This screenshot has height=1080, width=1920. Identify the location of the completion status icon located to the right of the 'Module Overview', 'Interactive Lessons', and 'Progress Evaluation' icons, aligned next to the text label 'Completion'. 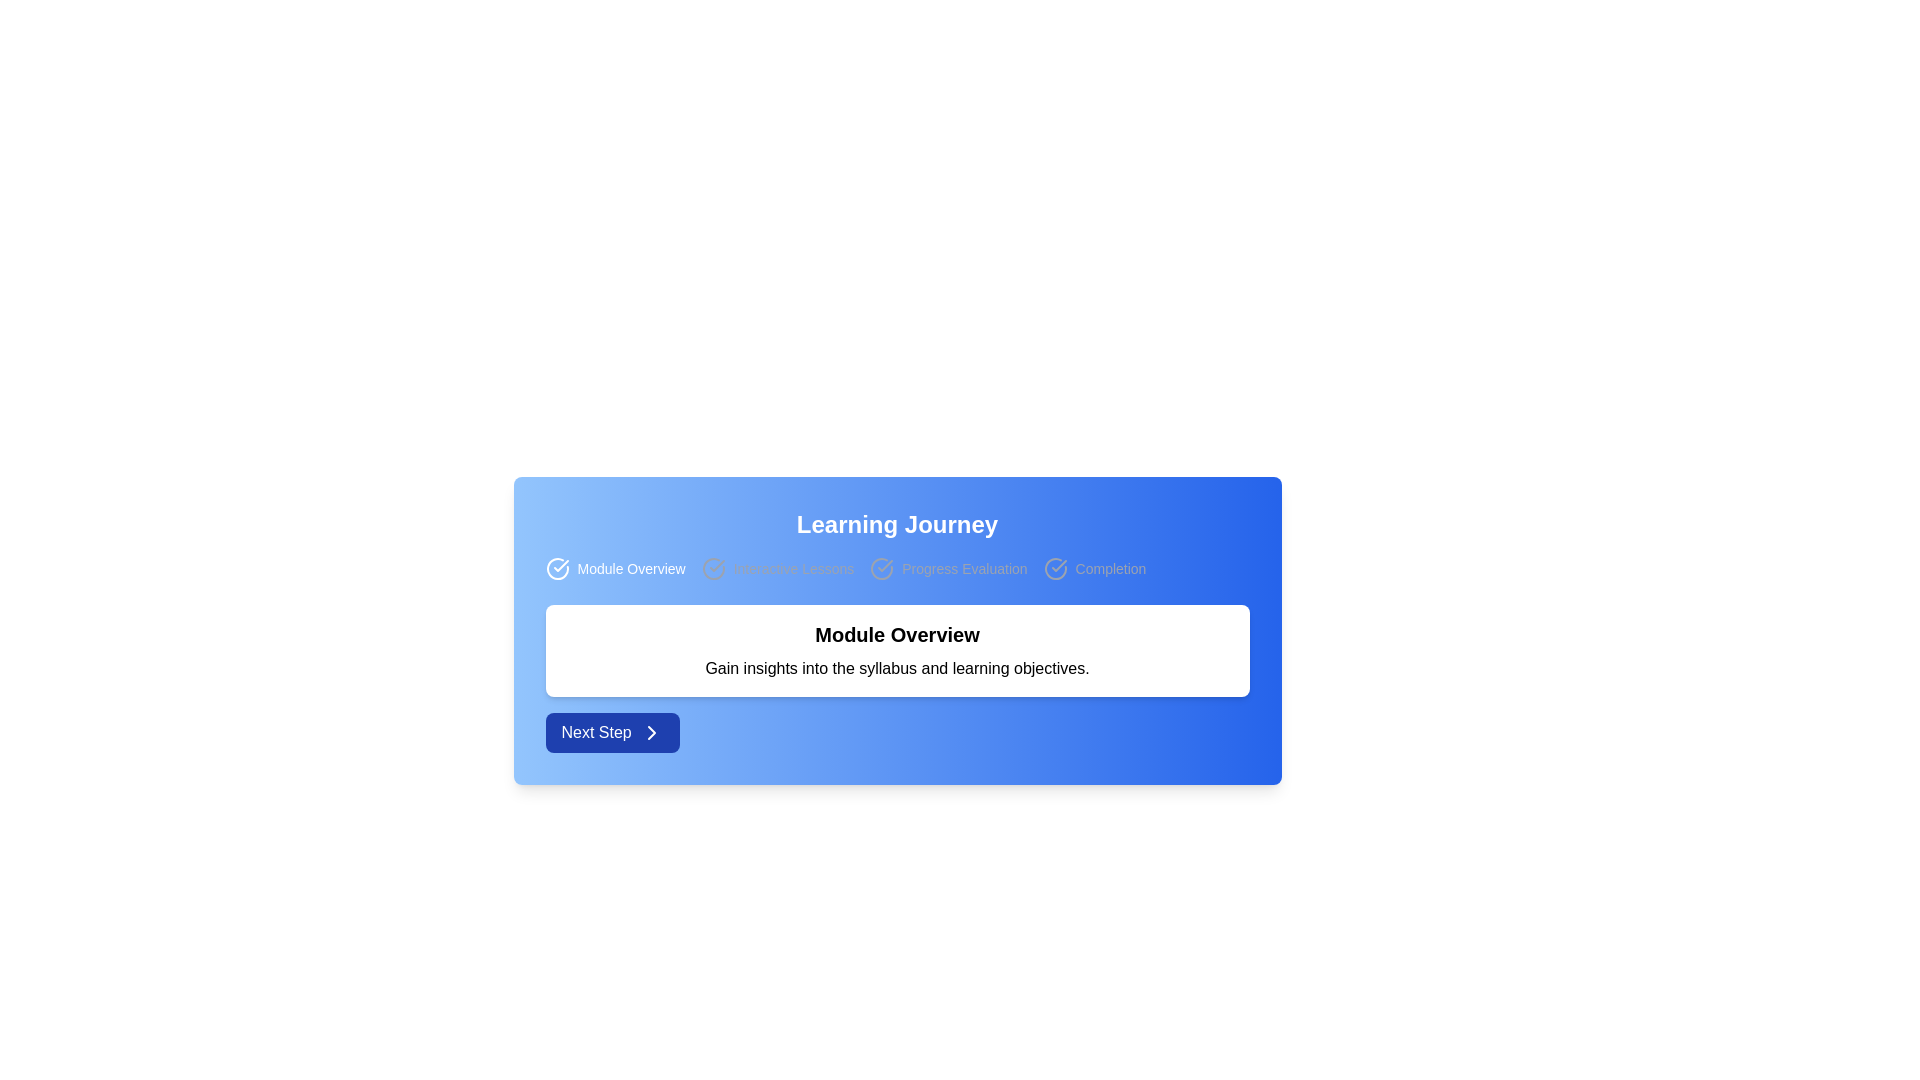
(1054, 569).